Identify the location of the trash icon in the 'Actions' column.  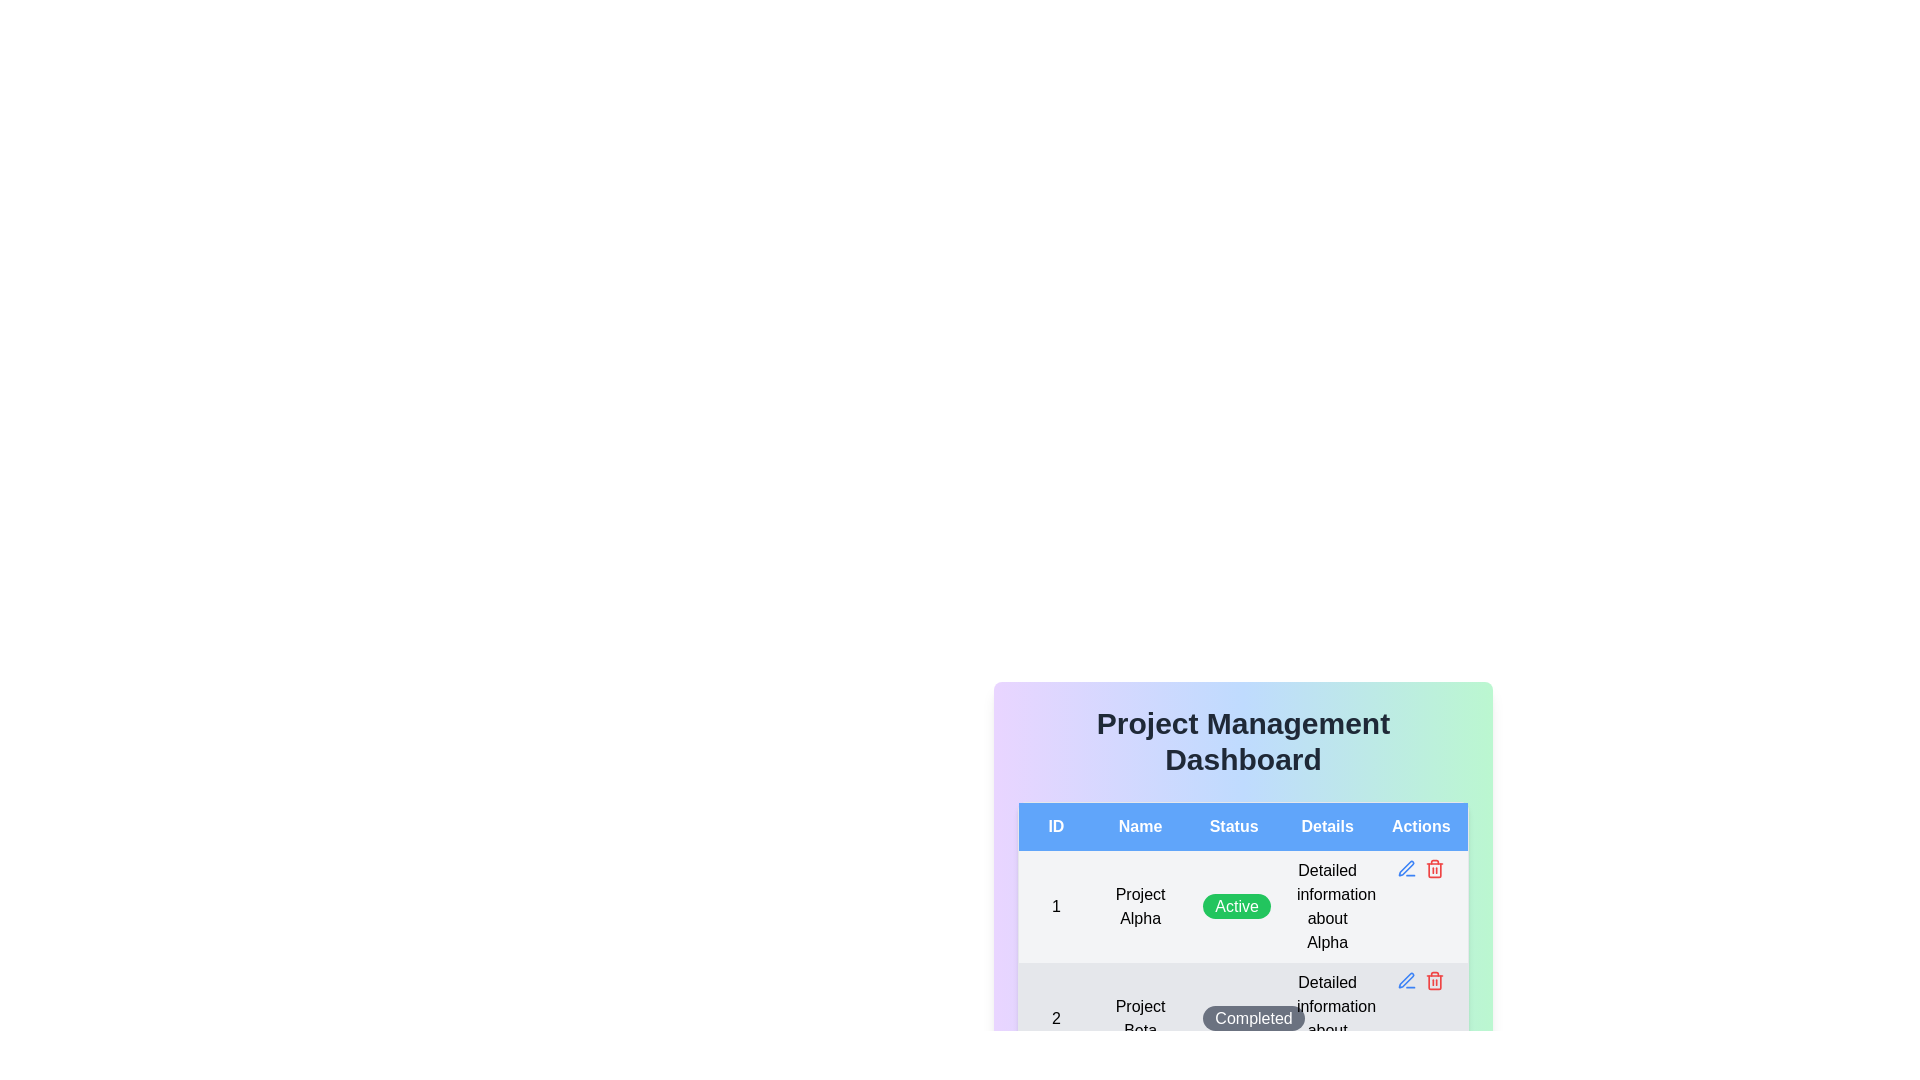
(1434, 867).